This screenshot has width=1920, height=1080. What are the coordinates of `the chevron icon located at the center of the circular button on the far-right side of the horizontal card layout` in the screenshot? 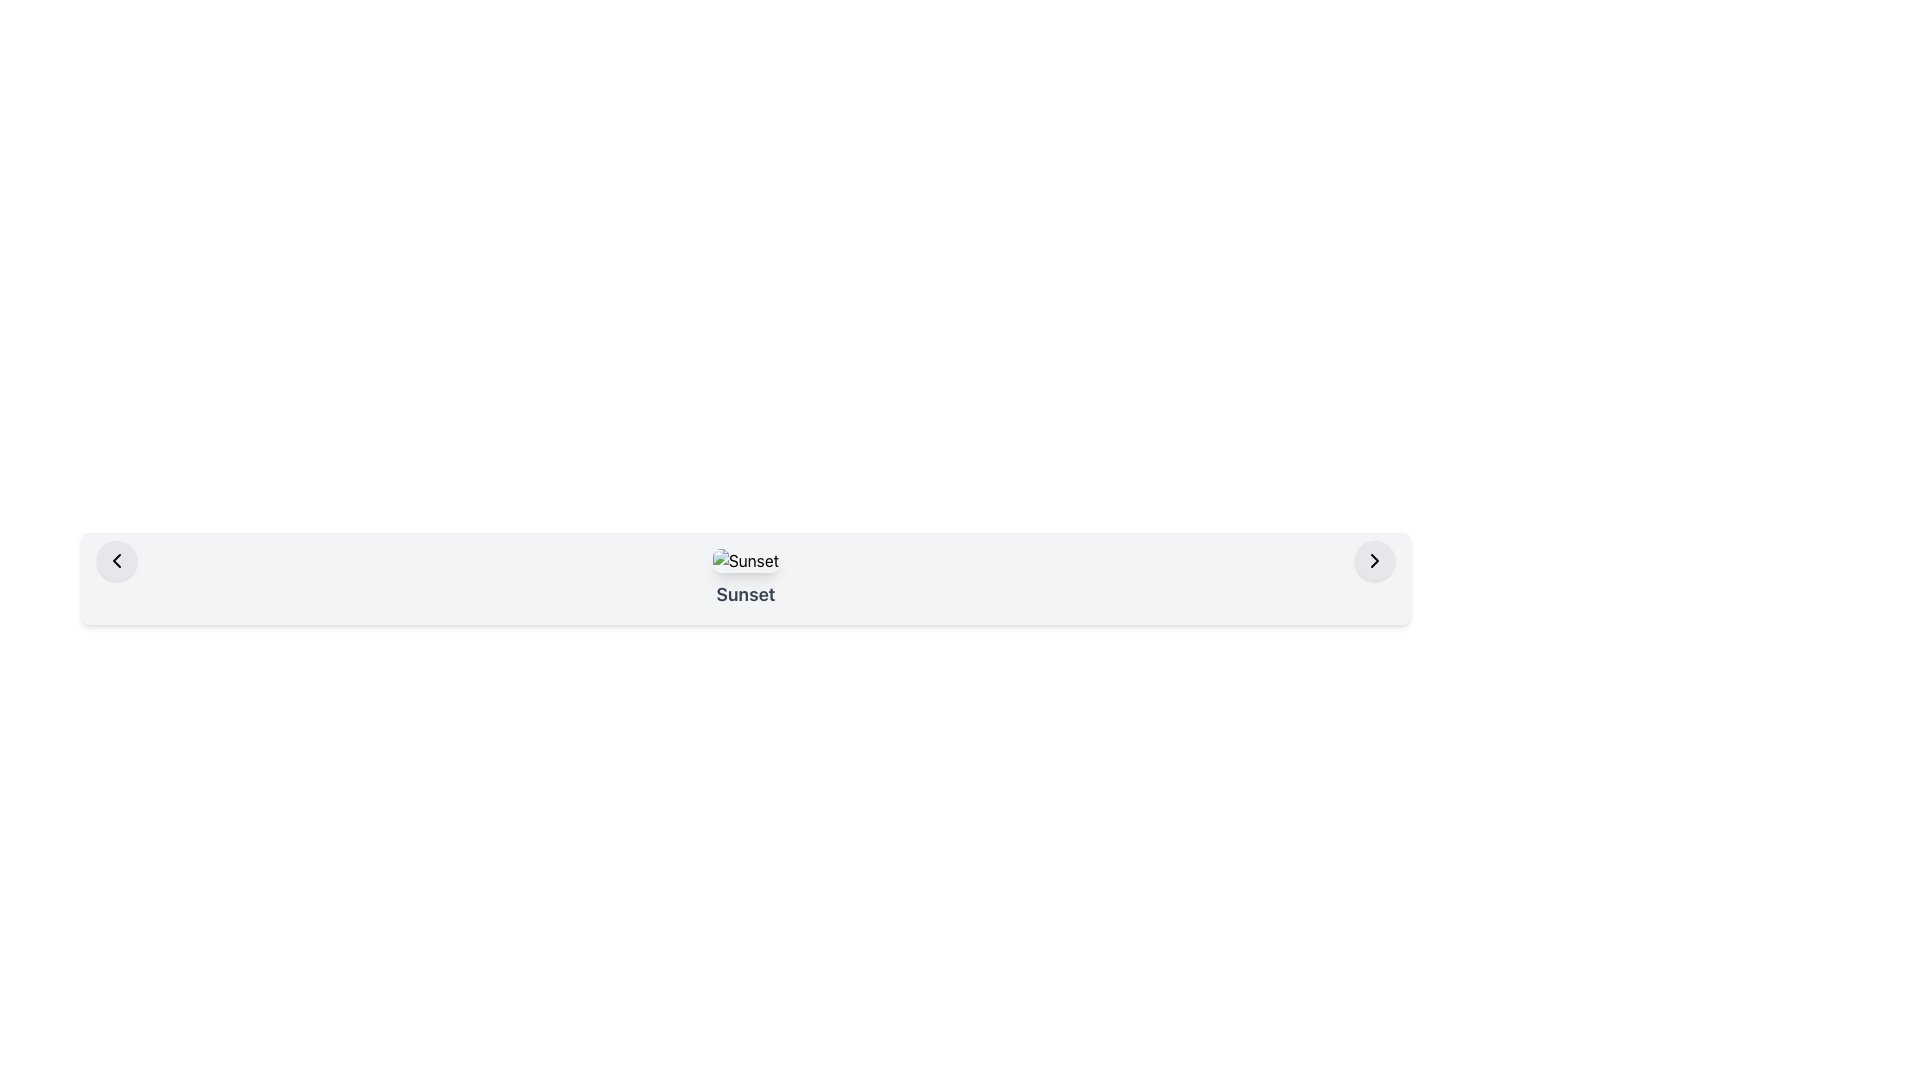 It's located at (1373, 560).